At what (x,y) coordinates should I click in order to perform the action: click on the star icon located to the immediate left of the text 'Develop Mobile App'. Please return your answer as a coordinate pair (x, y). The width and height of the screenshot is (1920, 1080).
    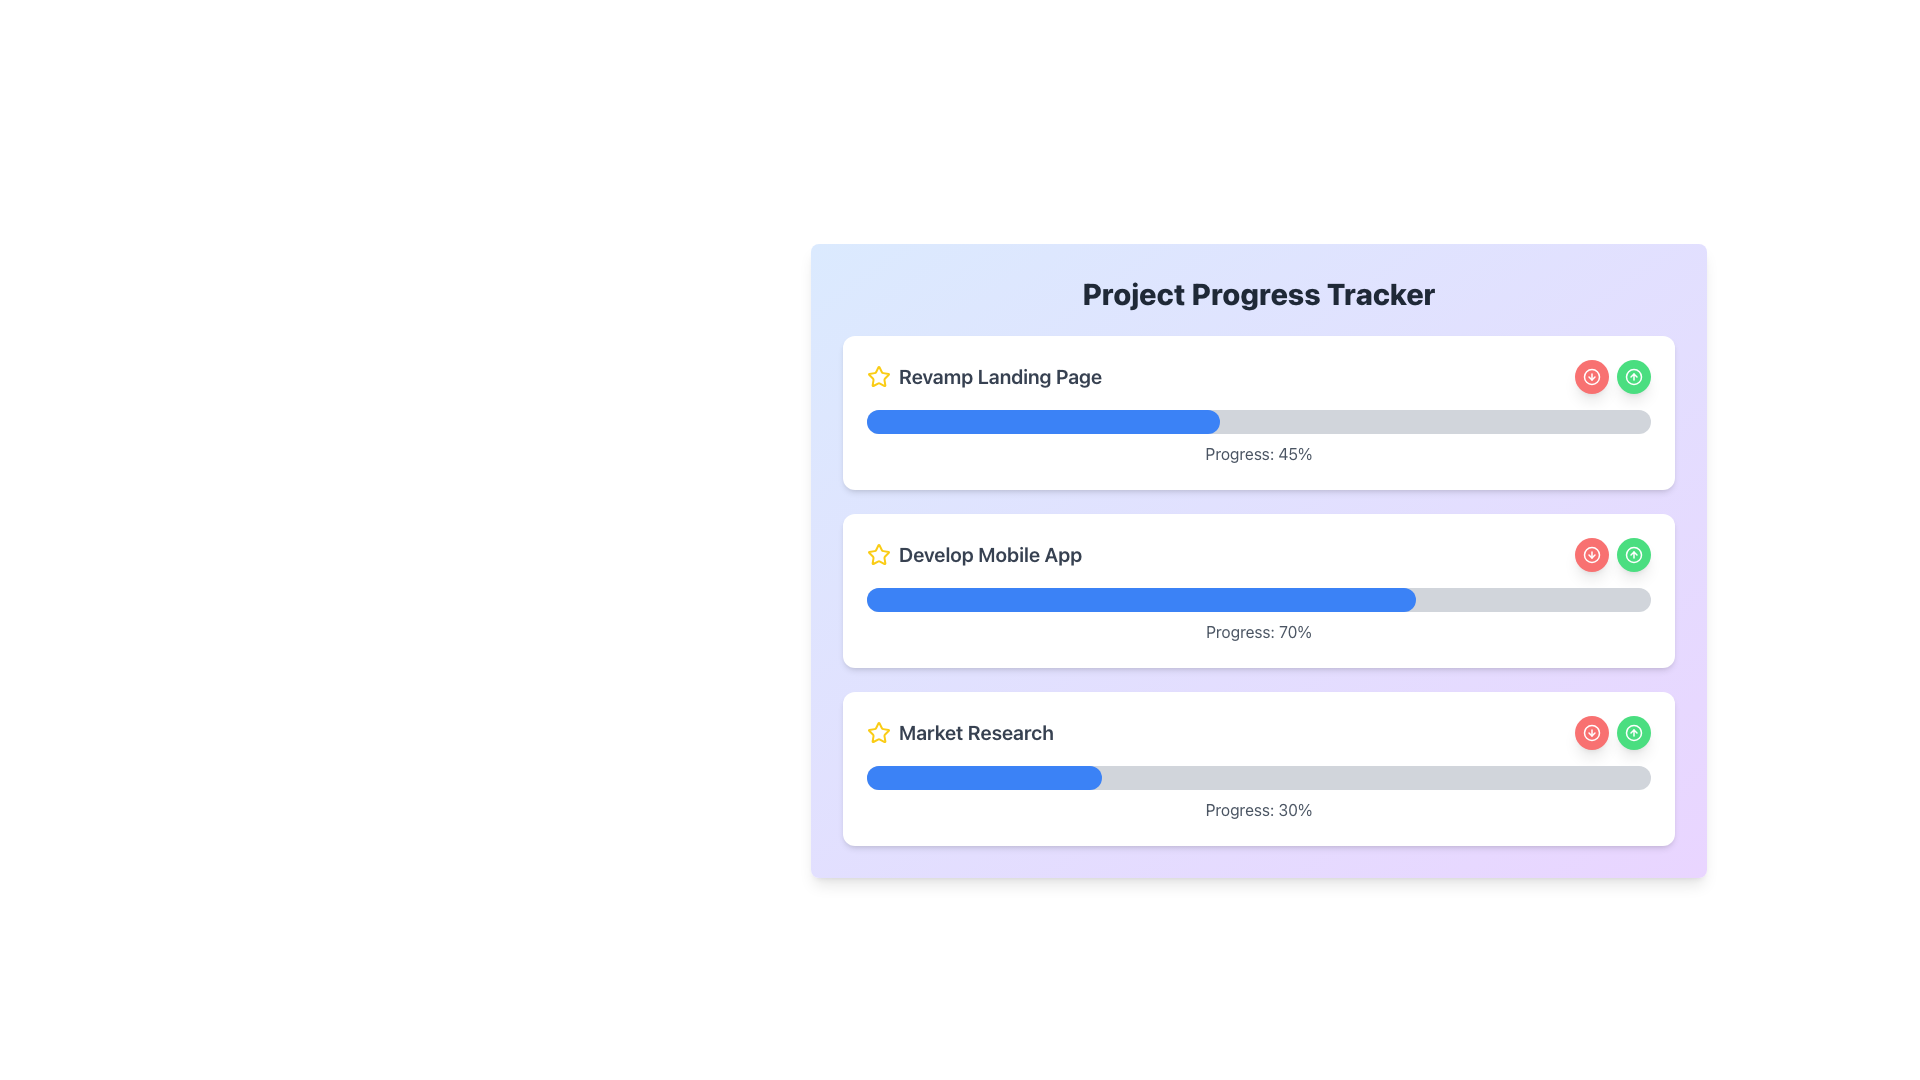
    Looking at the image, I should click on (878, 555).